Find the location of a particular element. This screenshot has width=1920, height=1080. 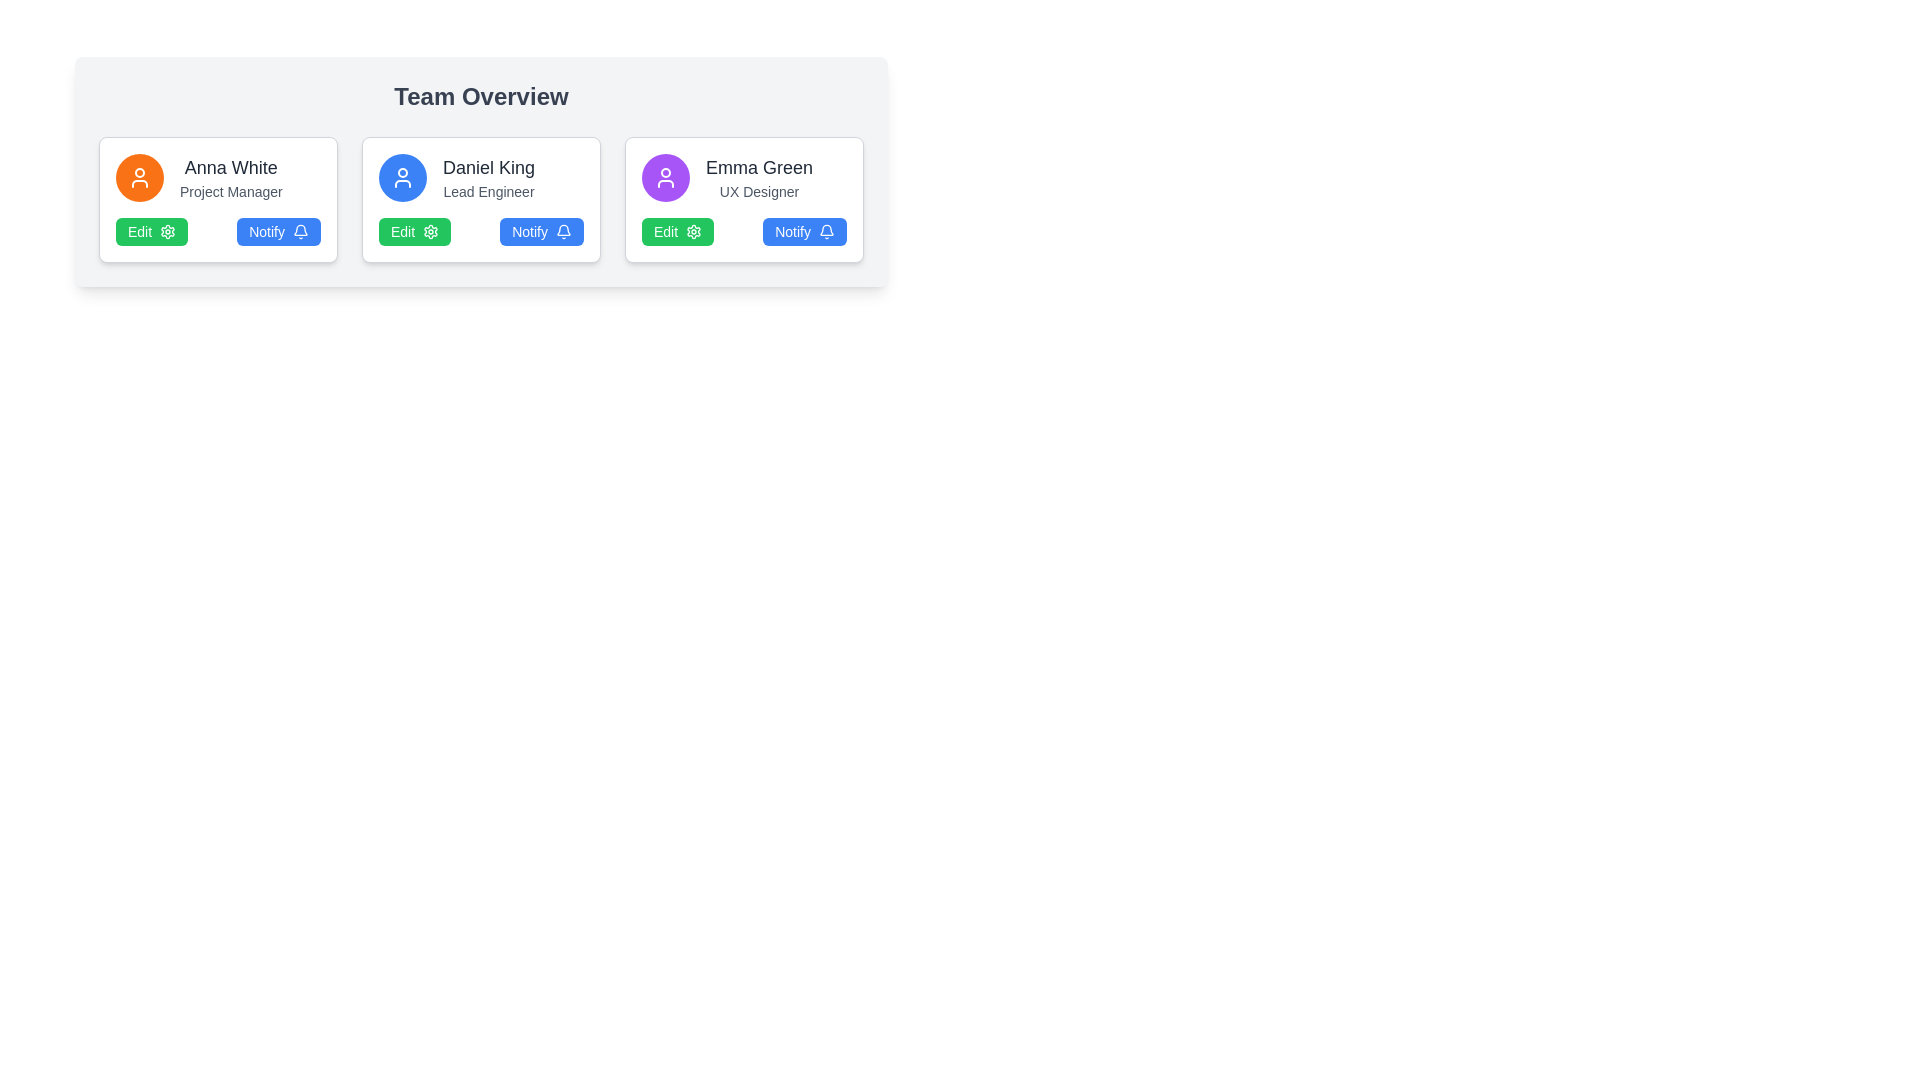

the Text Label of the 'Notify' button located on the left side, under the 'Anna White' card in the 'Team Overview' section is located at coordinates (266, 230).